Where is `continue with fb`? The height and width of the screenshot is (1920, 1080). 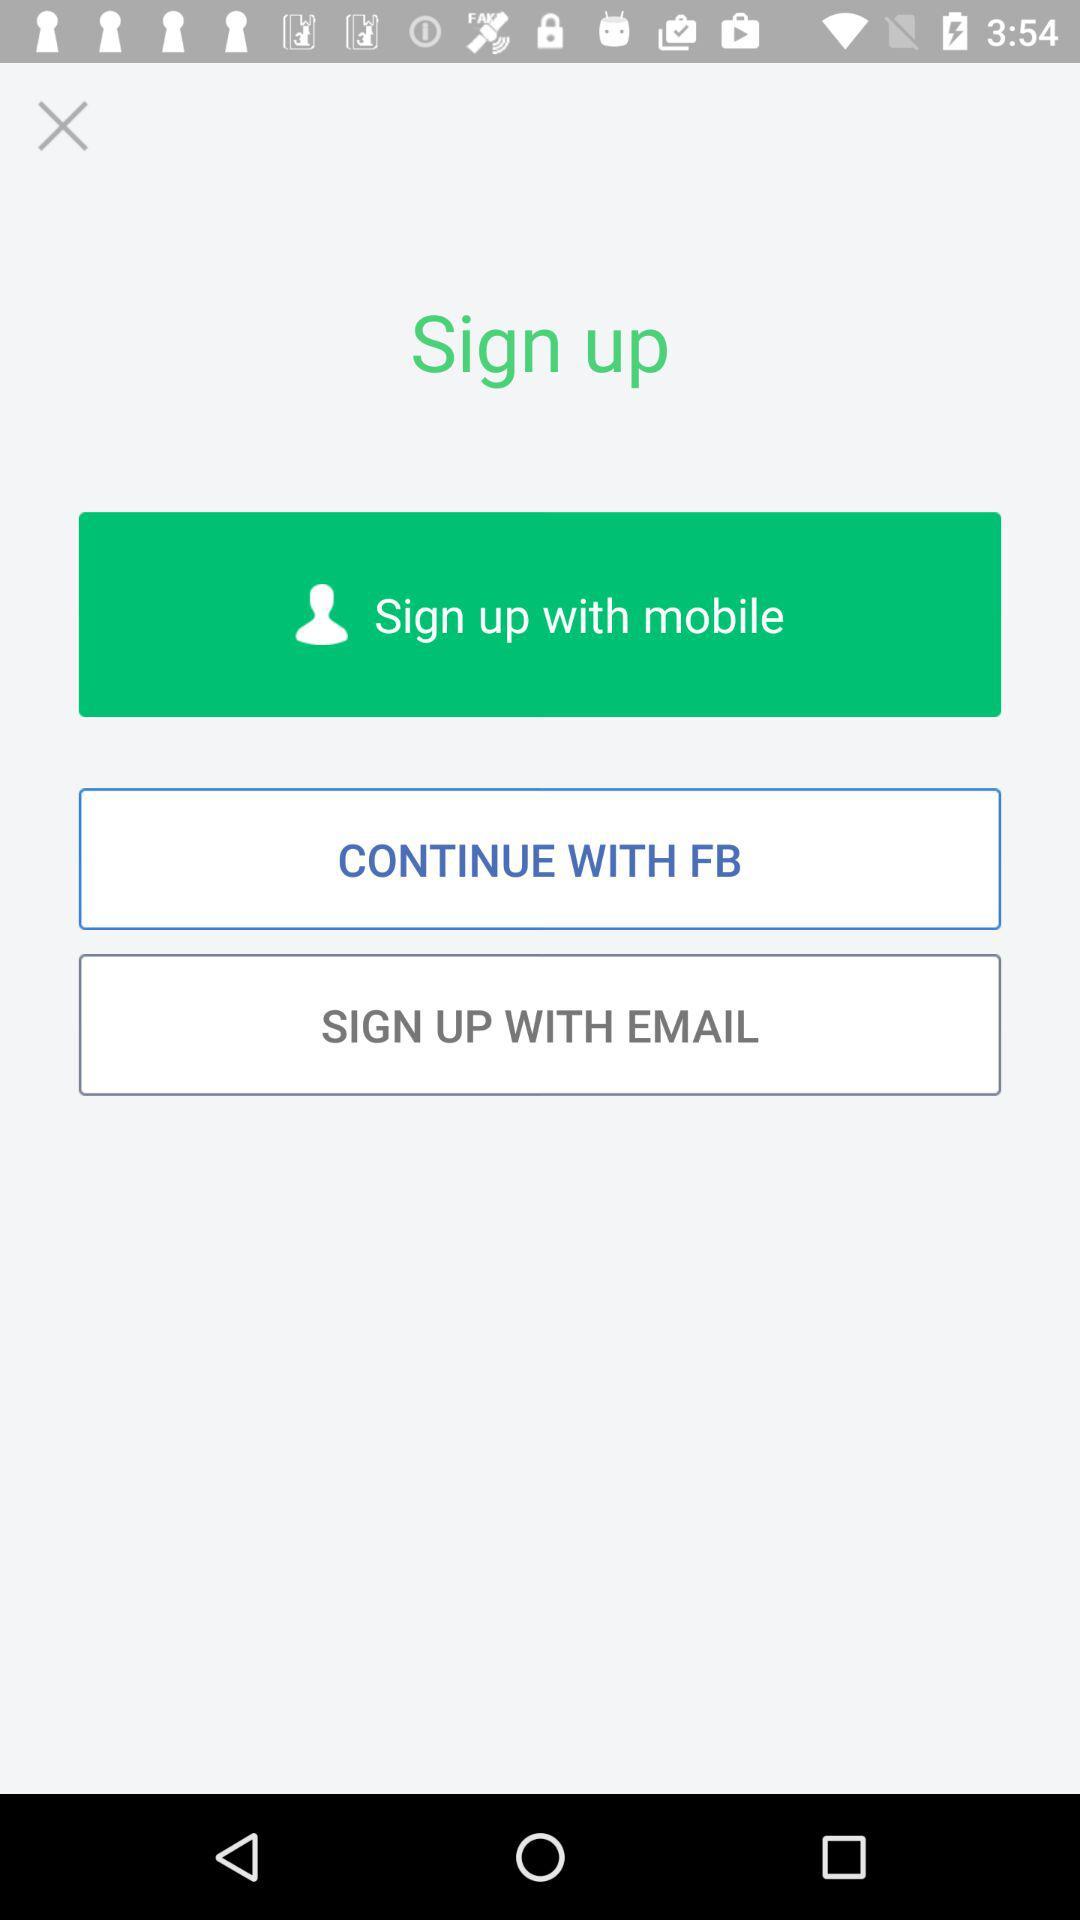 continue with fb is located at coordinates (540, 859).